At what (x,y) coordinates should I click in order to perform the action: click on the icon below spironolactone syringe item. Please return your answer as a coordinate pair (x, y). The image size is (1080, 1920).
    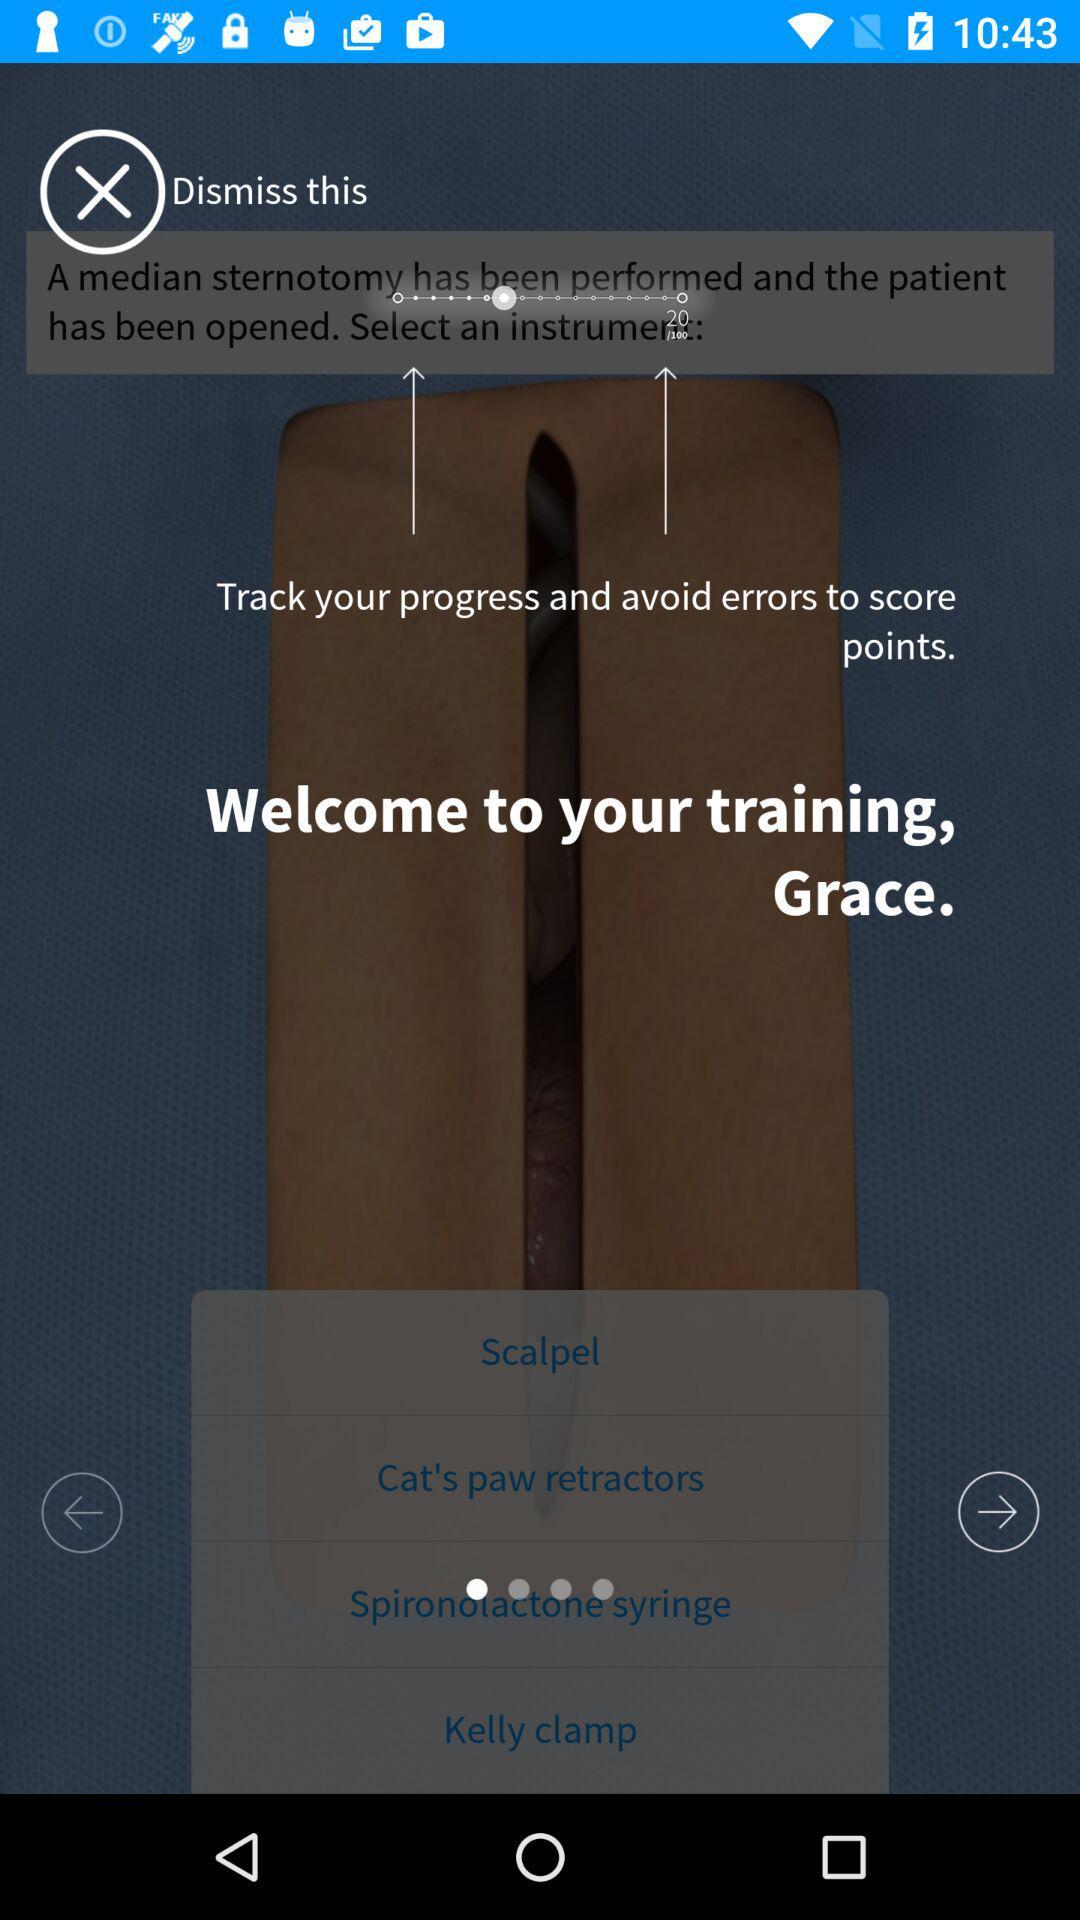
    Looking at the image, I should click on (540, 1730).